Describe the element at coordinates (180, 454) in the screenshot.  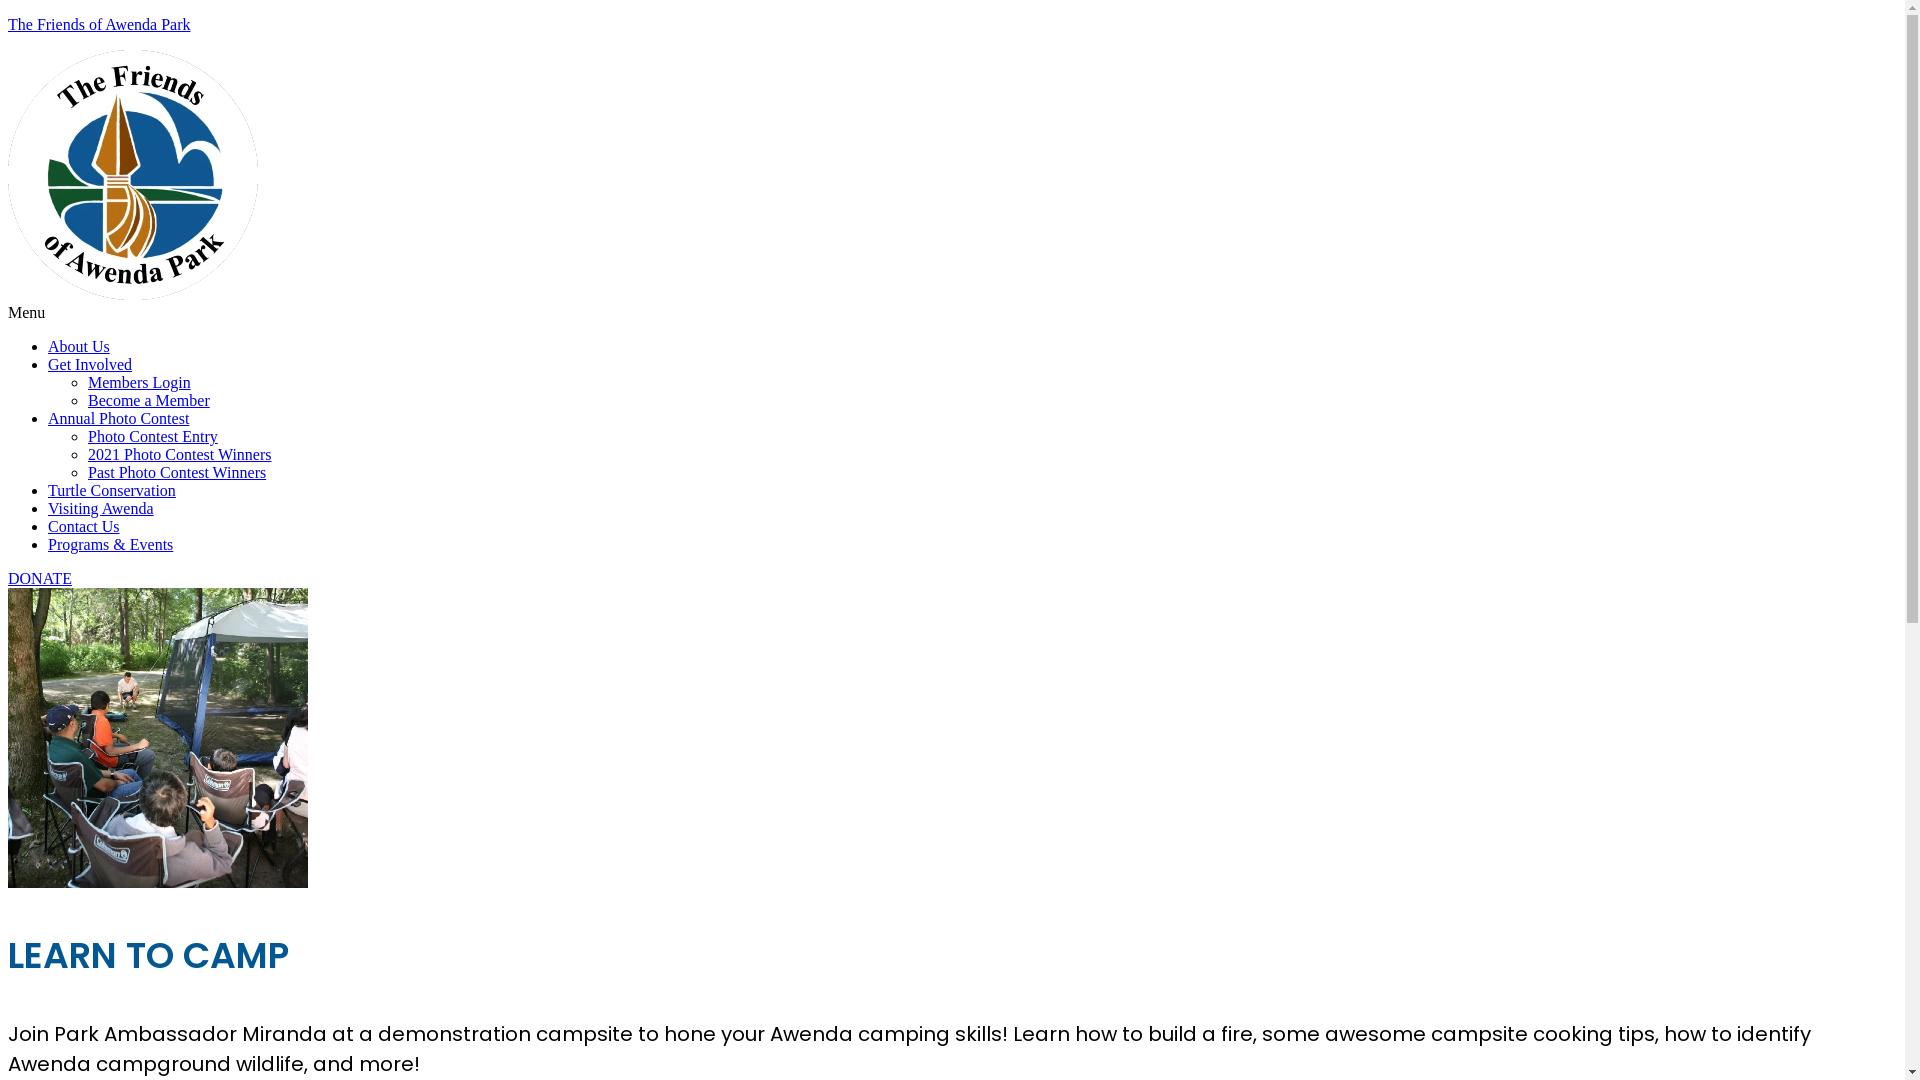
I see `'2021 Photo Contest Winners'` at that location.